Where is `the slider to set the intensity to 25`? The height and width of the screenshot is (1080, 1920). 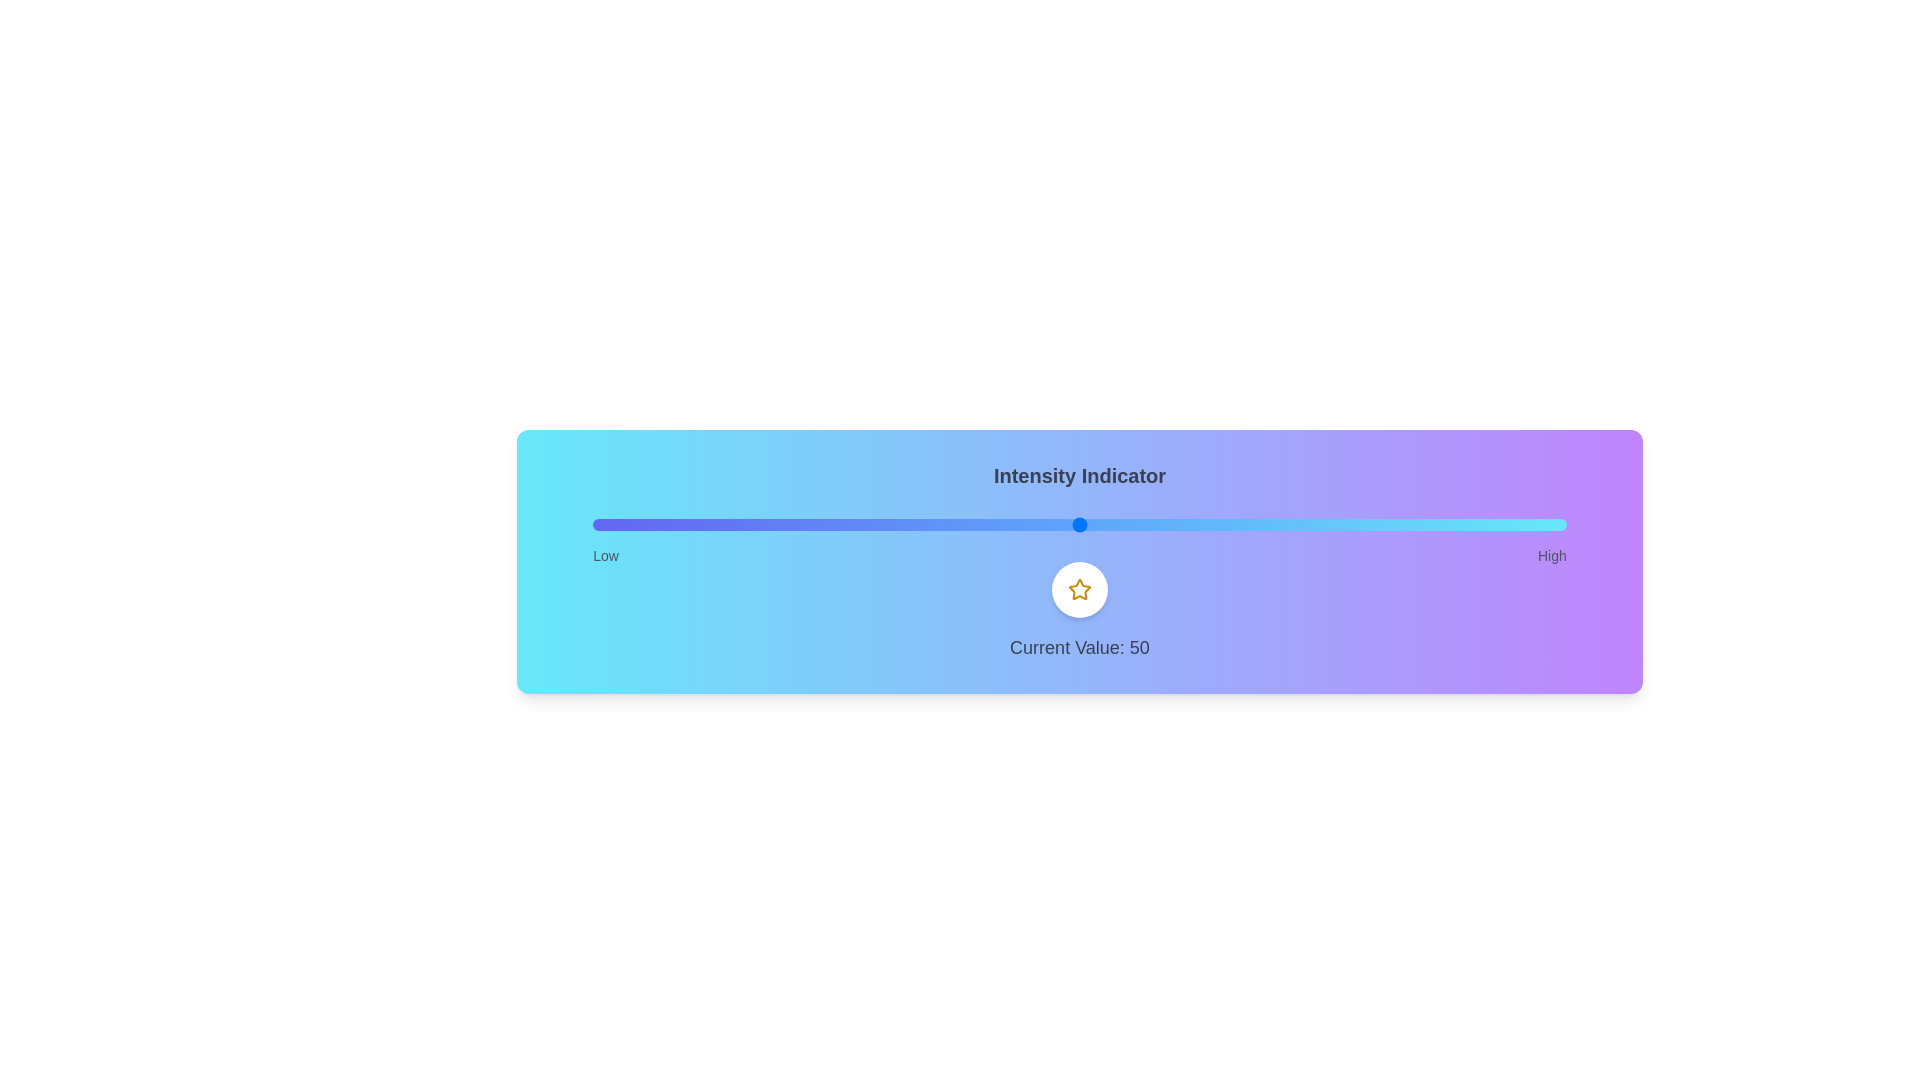 the slider to set the intensity to 25 is located at coordinates (836, 523).